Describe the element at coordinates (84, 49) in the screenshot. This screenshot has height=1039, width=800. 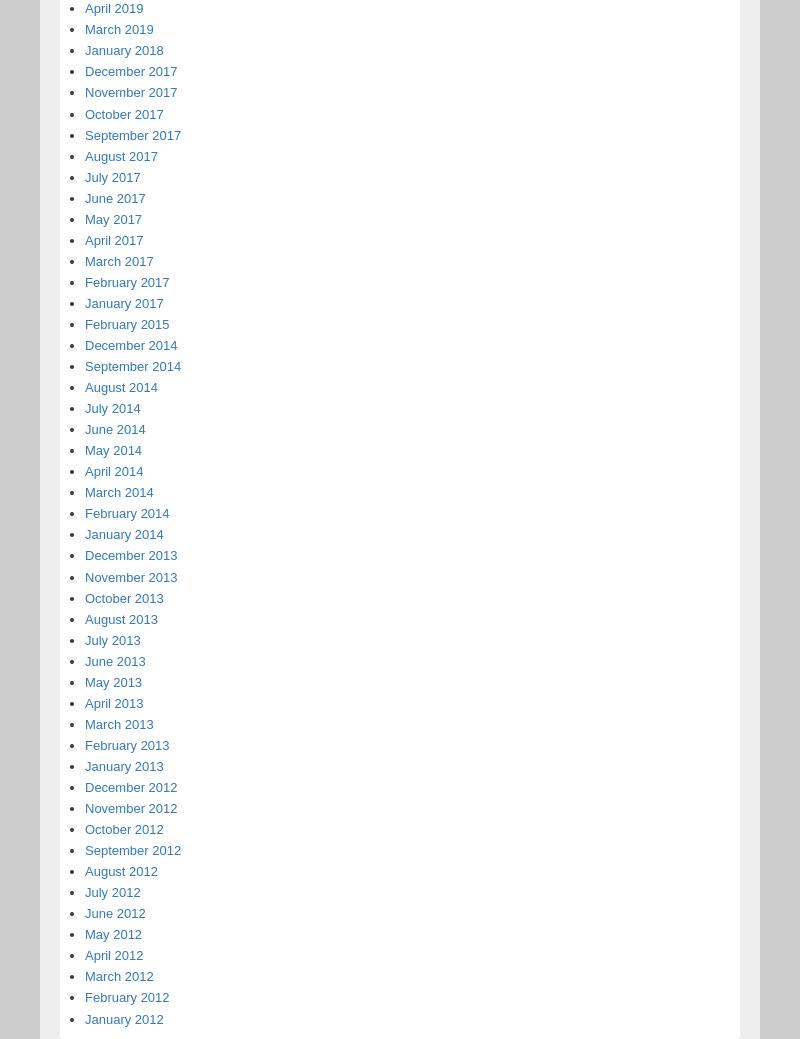
I see `'January 2018'` at that location.